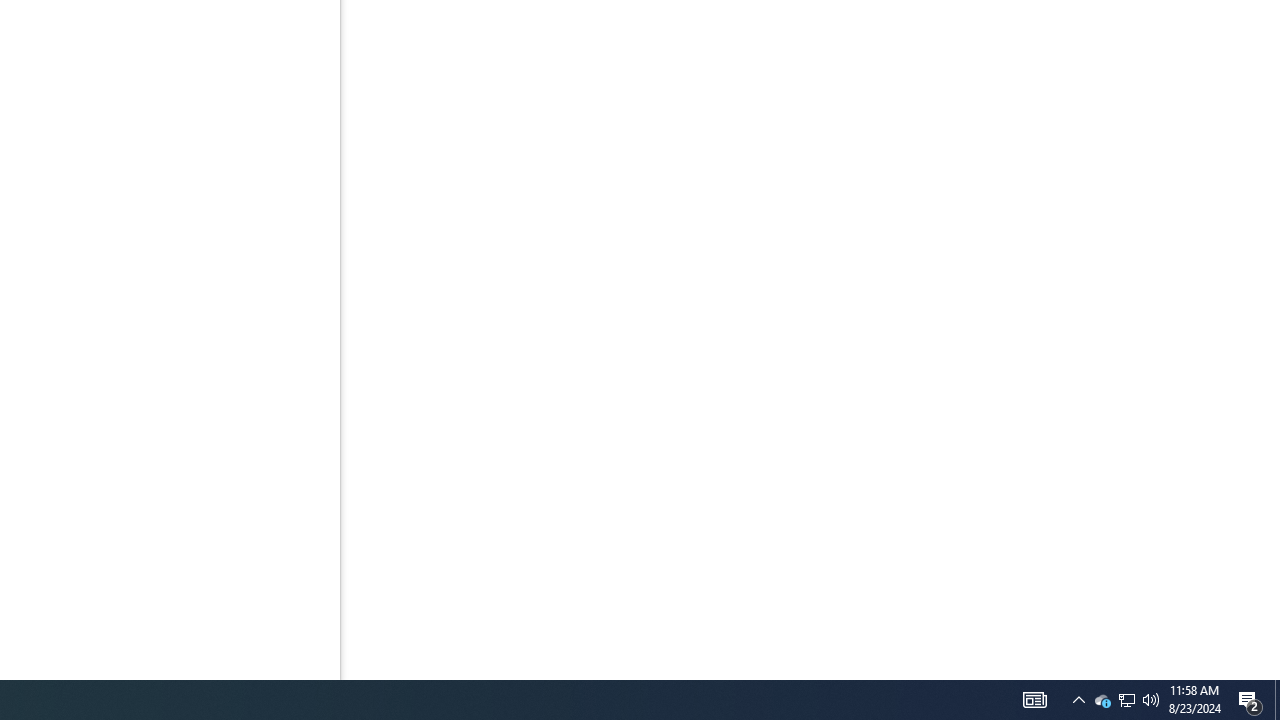  Describe the element at coordinates (1127, 698) in the screenshot. I see `'User Promoted Notification Area'` at that location.